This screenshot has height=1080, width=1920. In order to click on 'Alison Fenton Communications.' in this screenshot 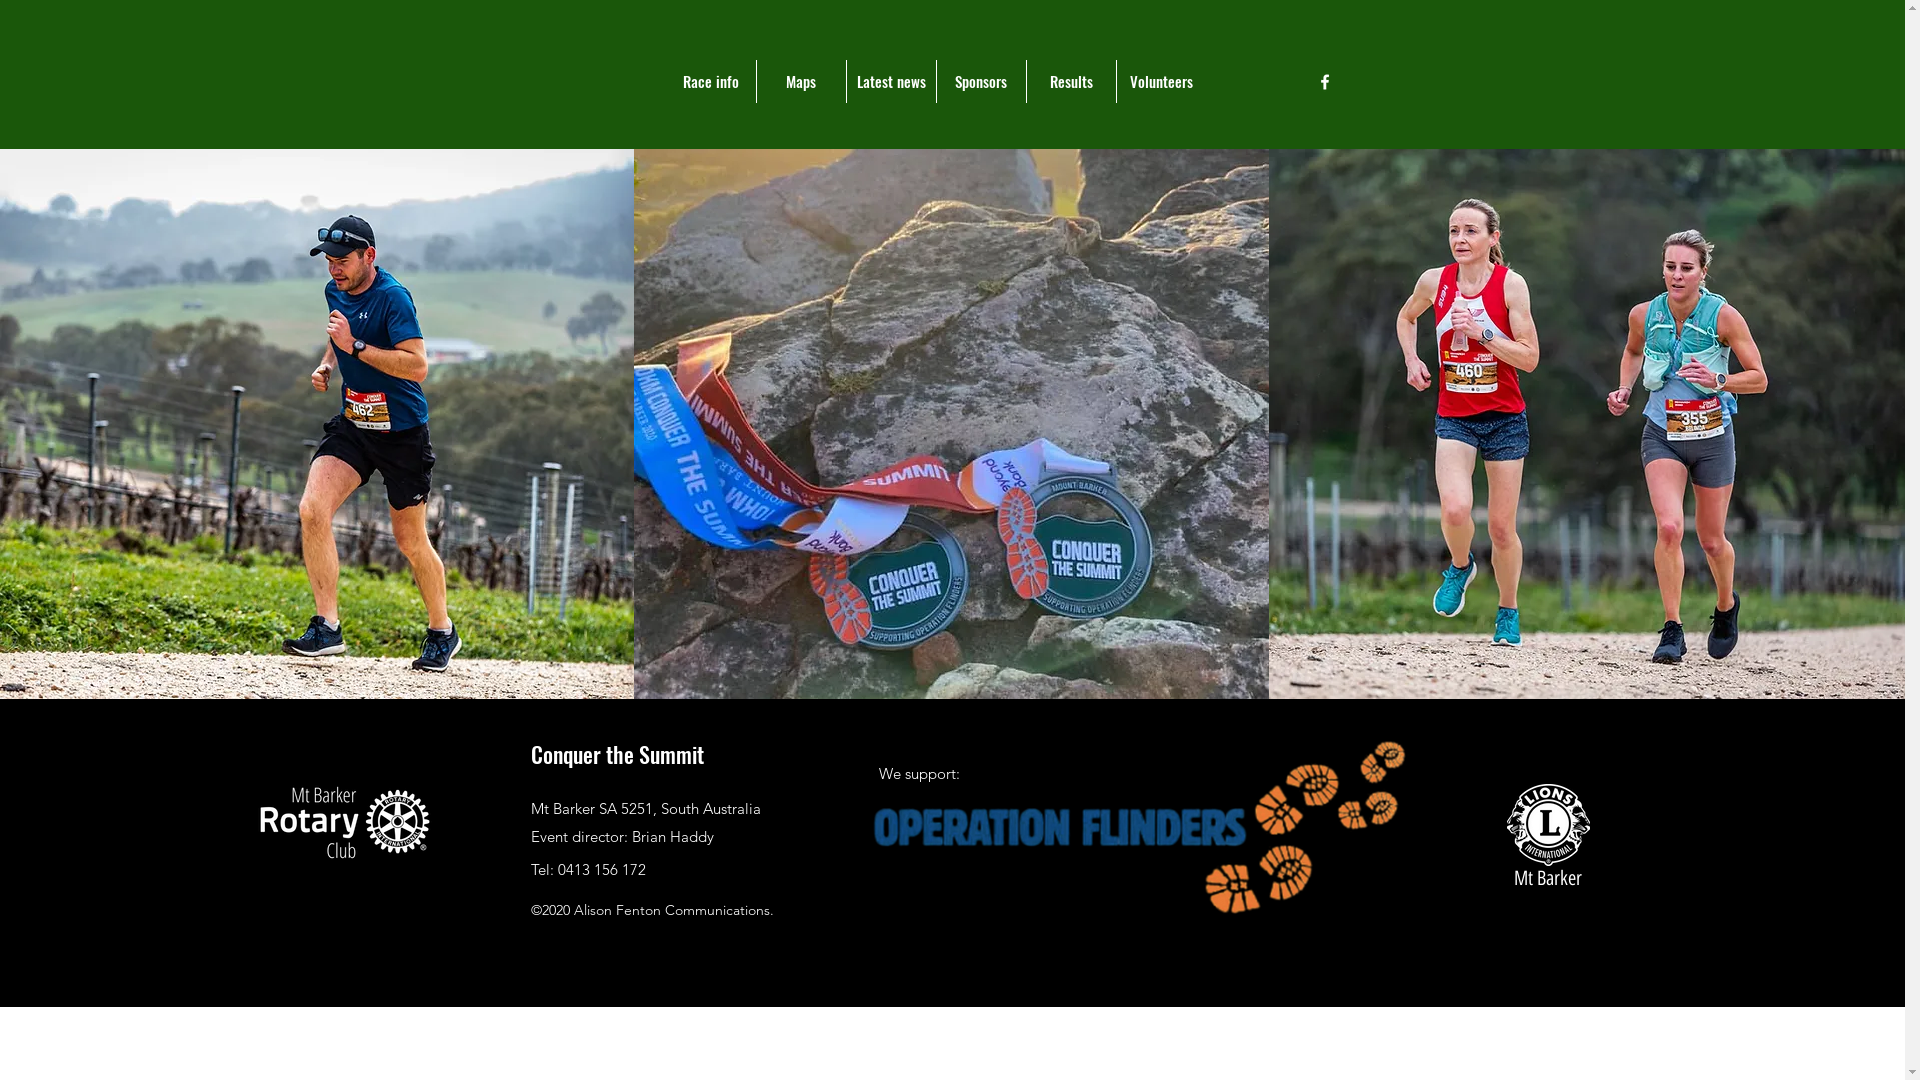, I will do `click(573, 910)`.